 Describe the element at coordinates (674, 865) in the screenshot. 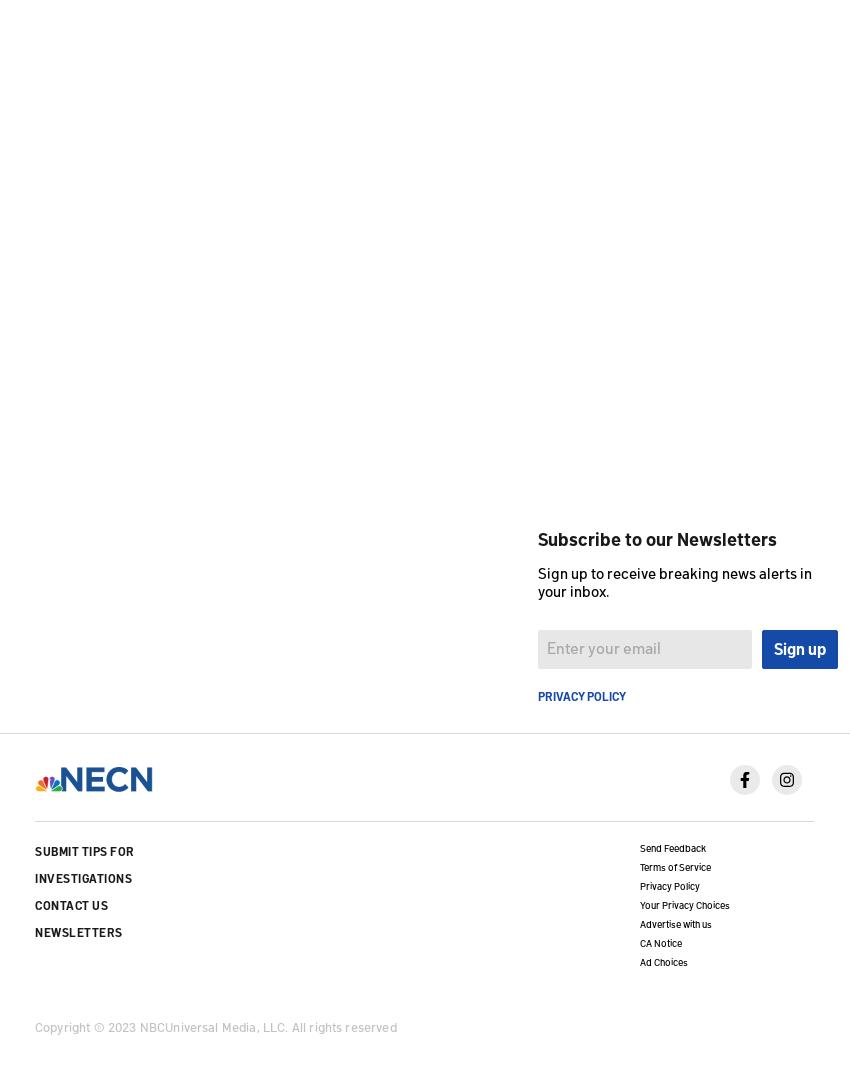

I see `'Terms of Service'` at that location.